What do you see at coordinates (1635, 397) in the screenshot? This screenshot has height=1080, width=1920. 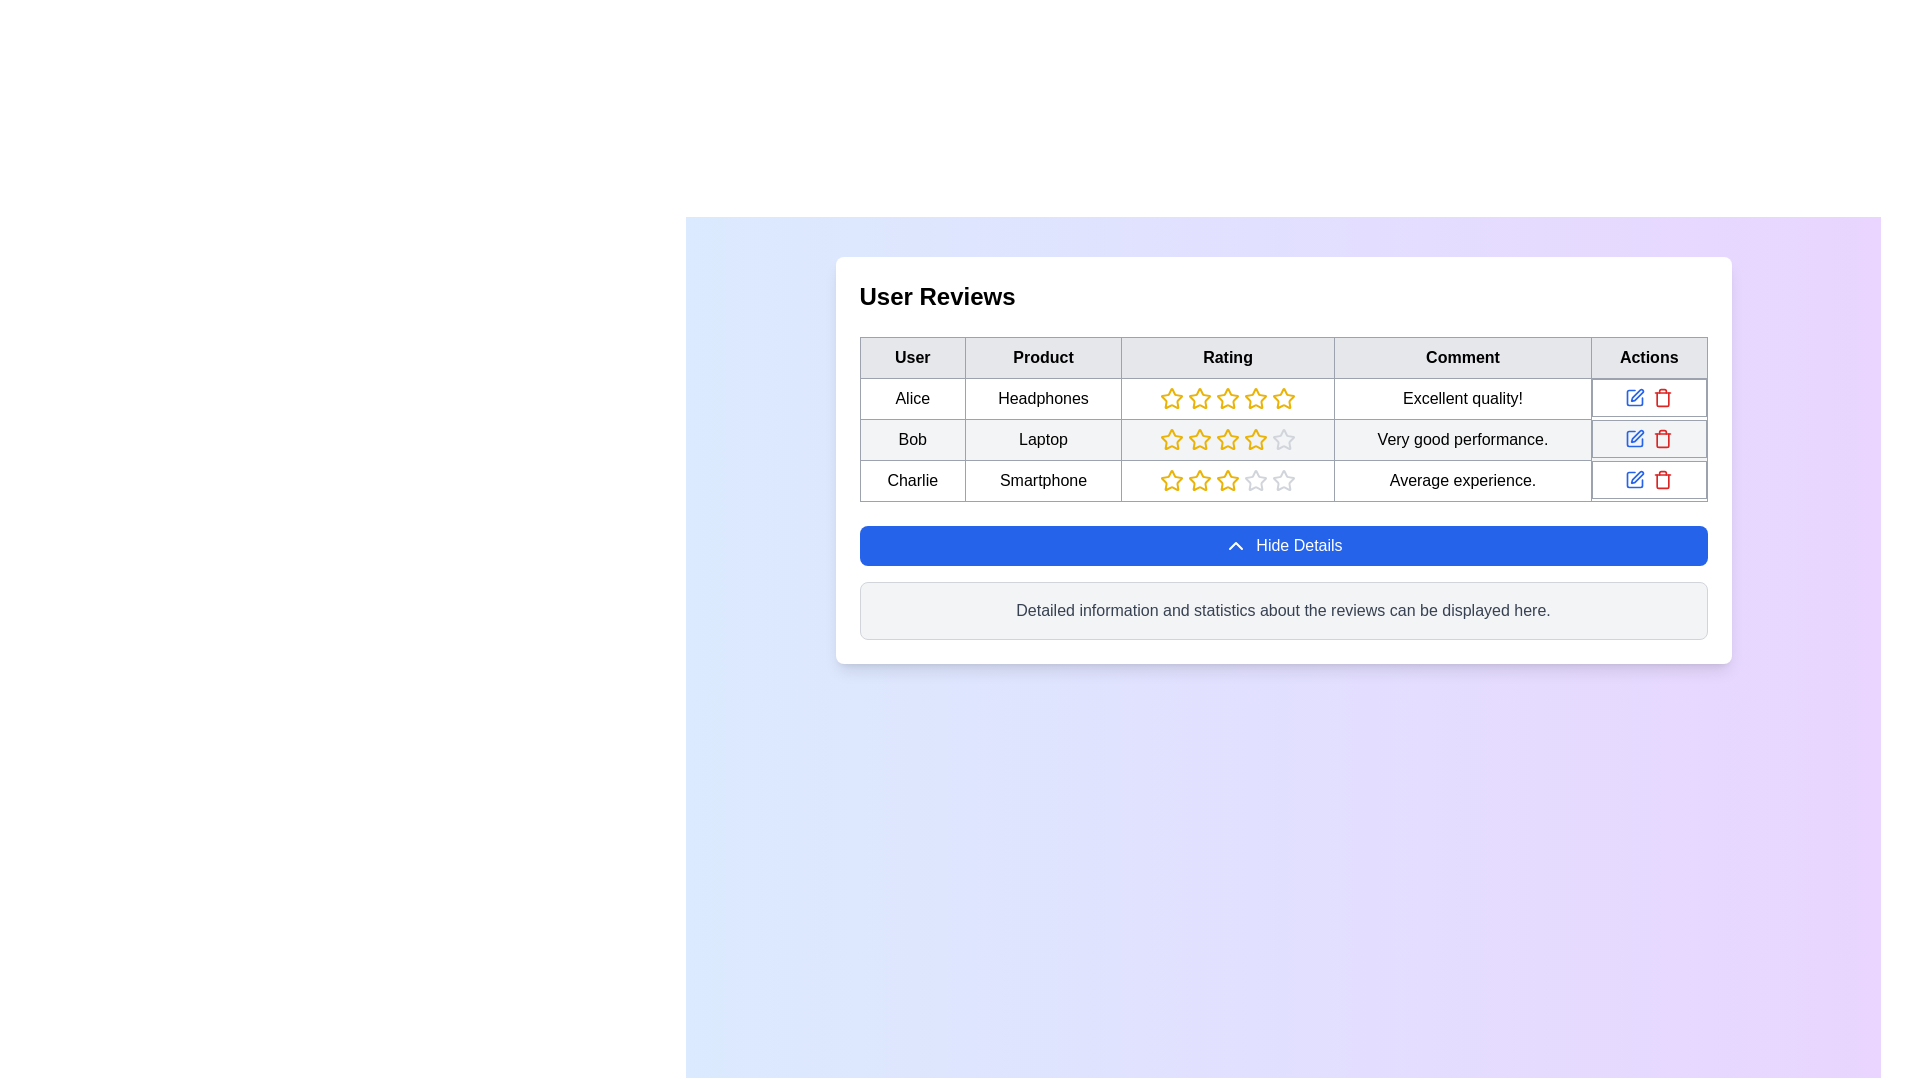 I see `the blue pen icon button in the 'Actions' column of the first row in the user reviews table to observe the hover effect` at bounding box center [1635, 397].